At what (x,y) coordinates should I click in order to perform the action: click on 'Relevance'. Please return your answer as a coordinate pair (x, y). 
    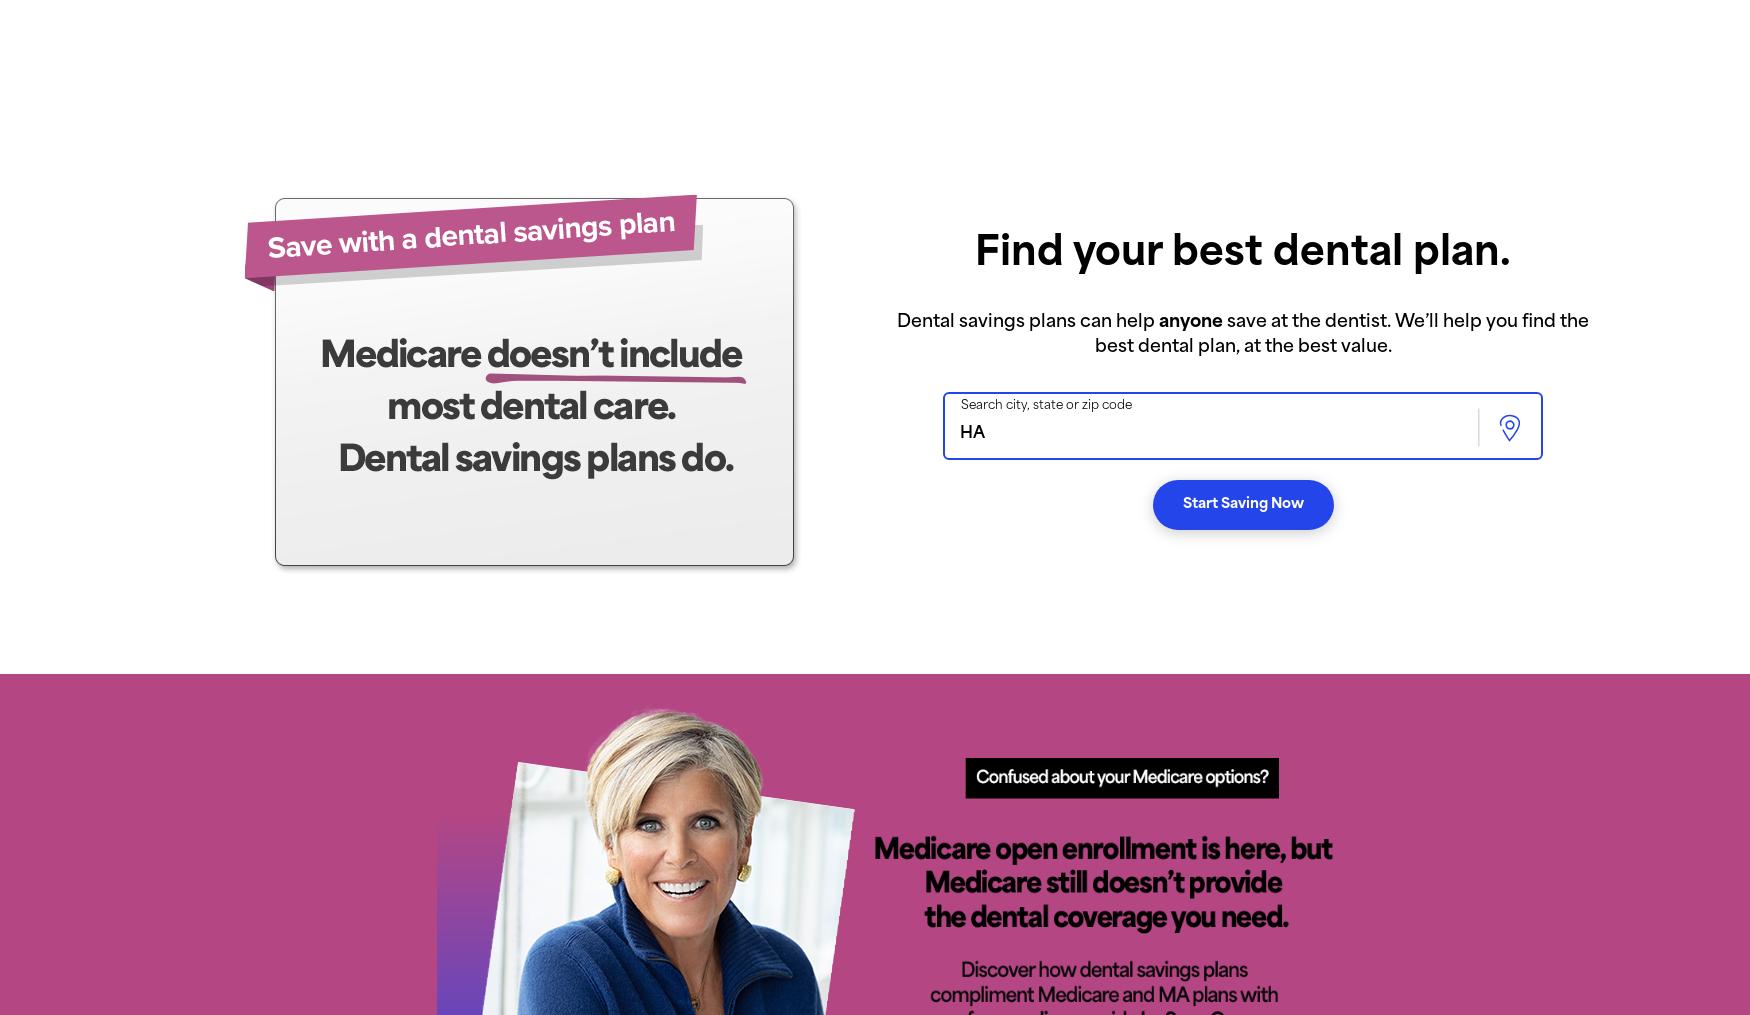
    Looking at the image, I should click on (1136, 132).